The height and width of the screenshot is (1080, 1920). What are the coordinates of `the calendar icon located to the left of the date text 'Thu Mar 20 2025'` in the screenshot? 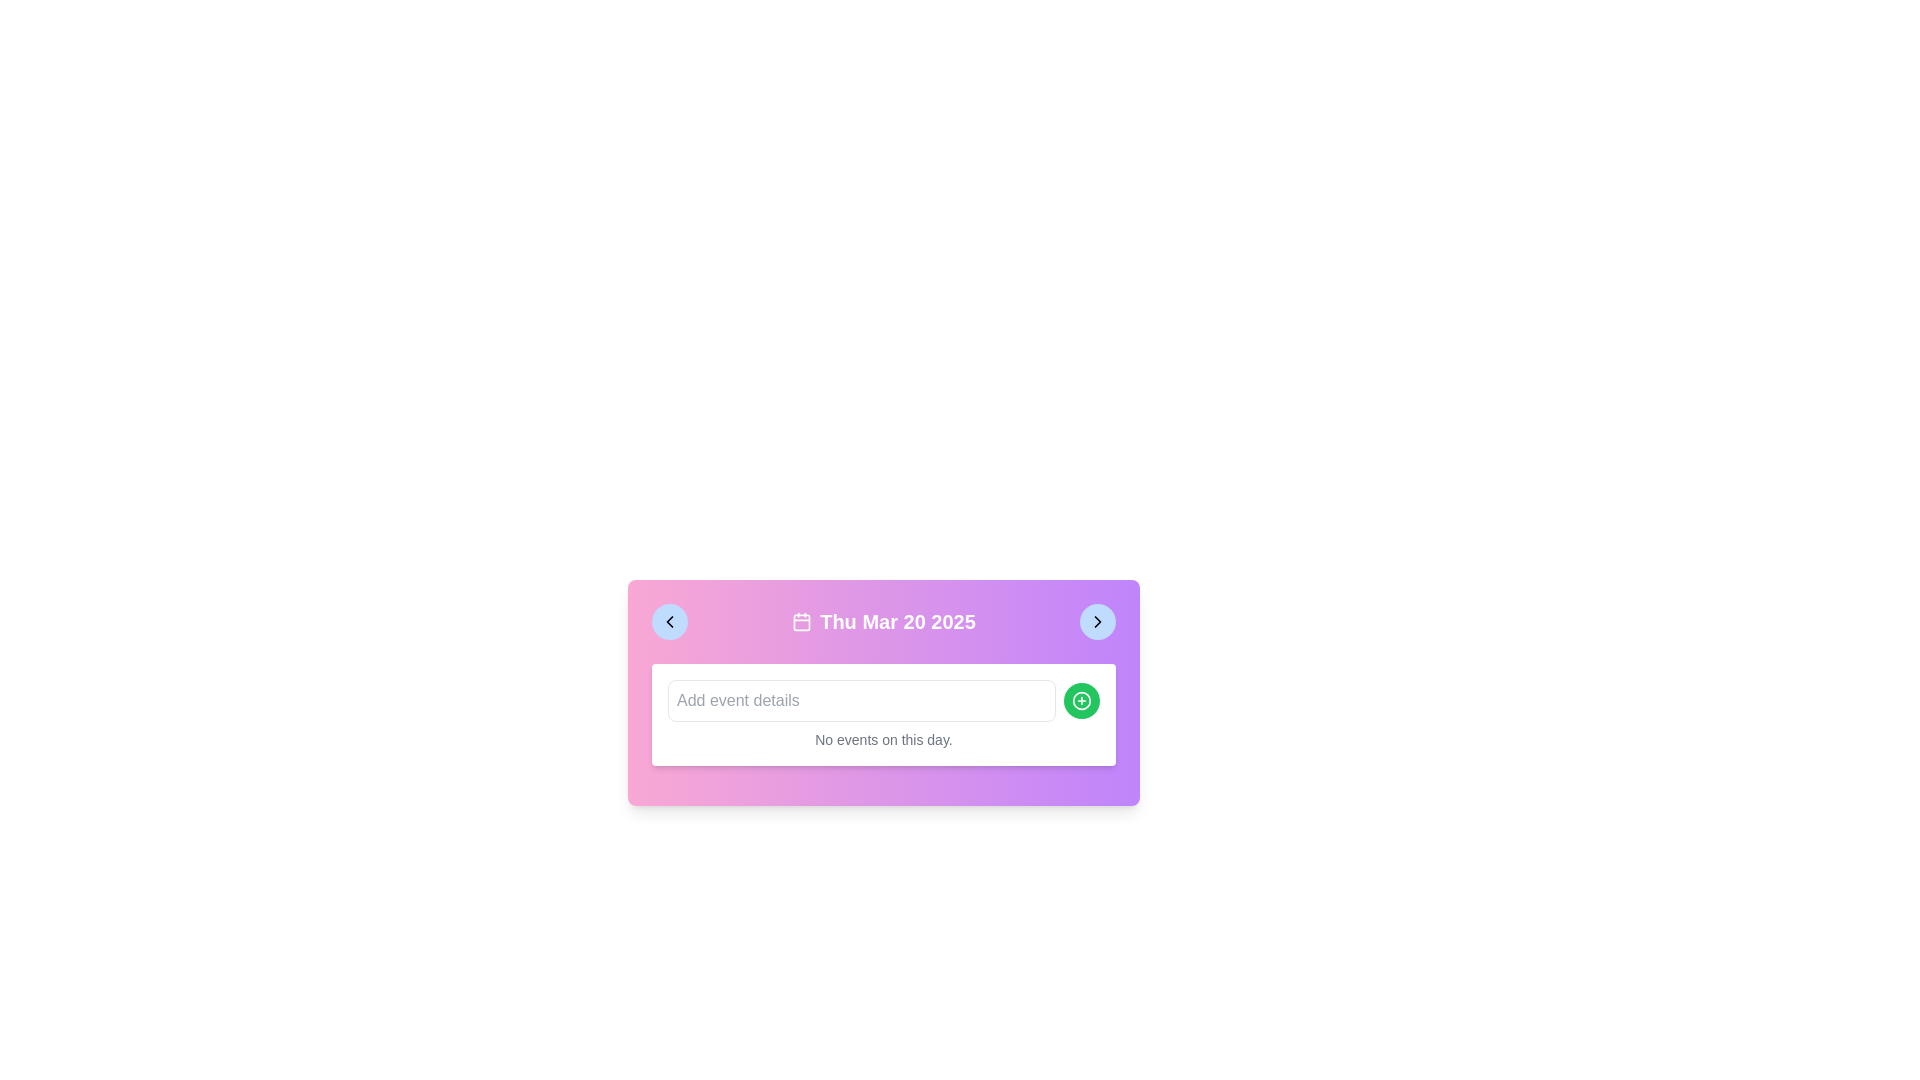 It's located at (802, 620).